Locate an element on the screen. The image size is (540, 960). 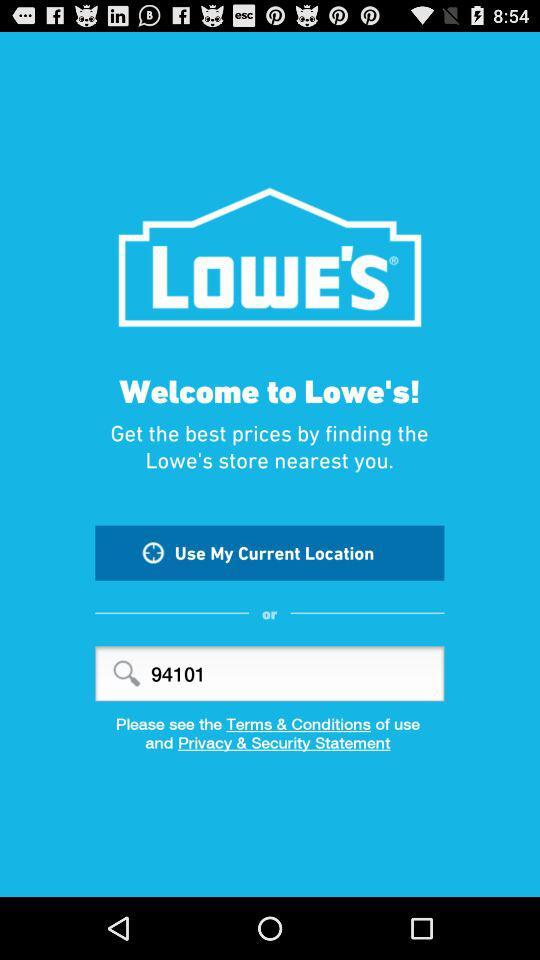
icon above the please see the is located at coordinates (269, 673).